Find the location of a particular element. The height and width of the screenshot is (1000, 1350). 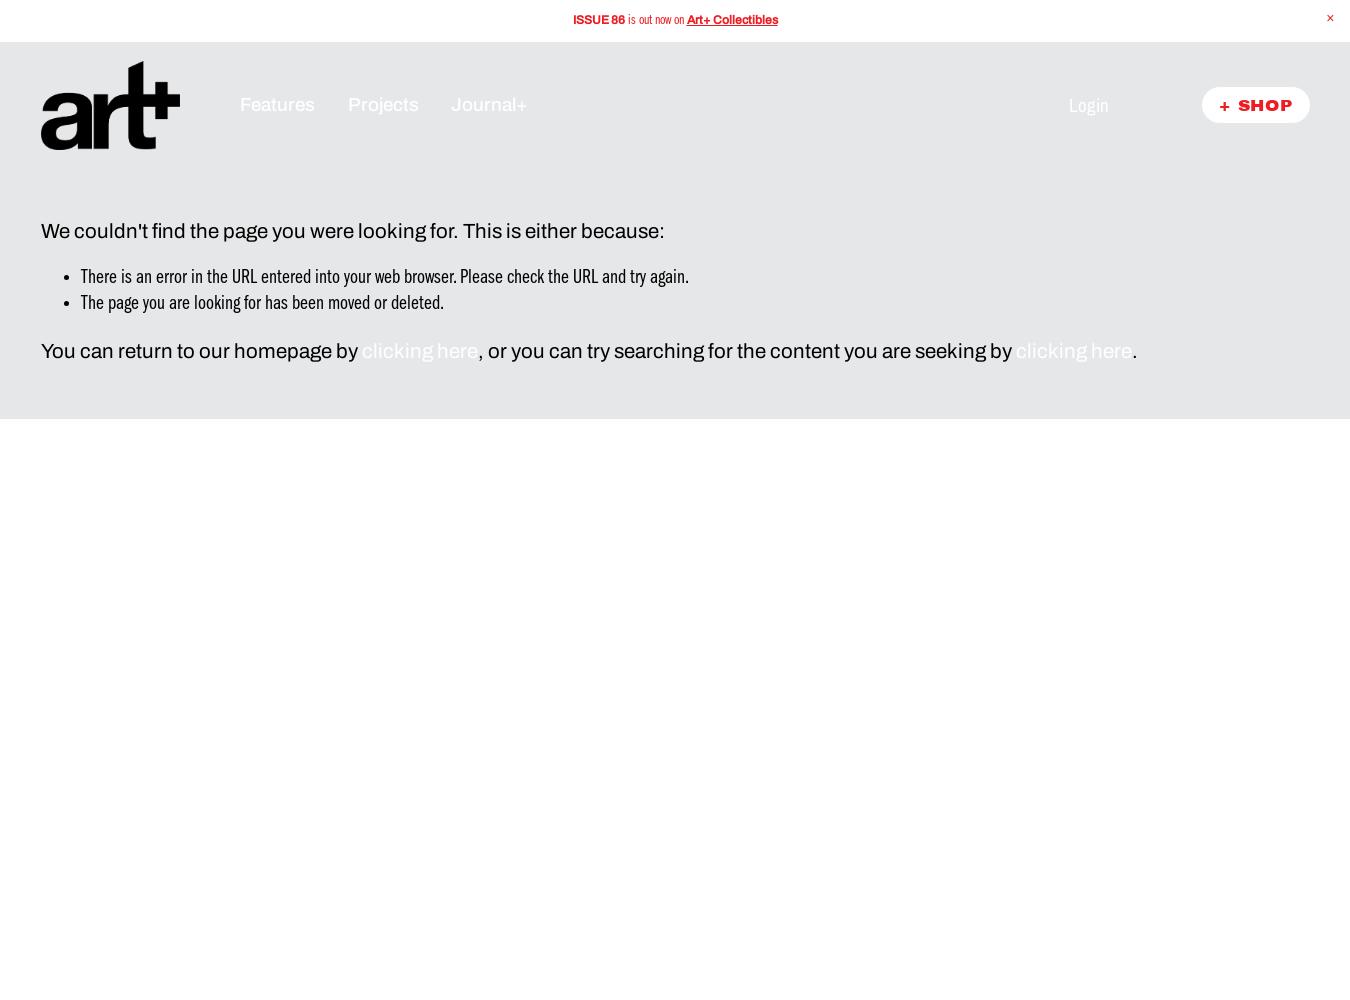

'The page you are looking for has been moved or deleted.' is located at coordinates (260, 304).